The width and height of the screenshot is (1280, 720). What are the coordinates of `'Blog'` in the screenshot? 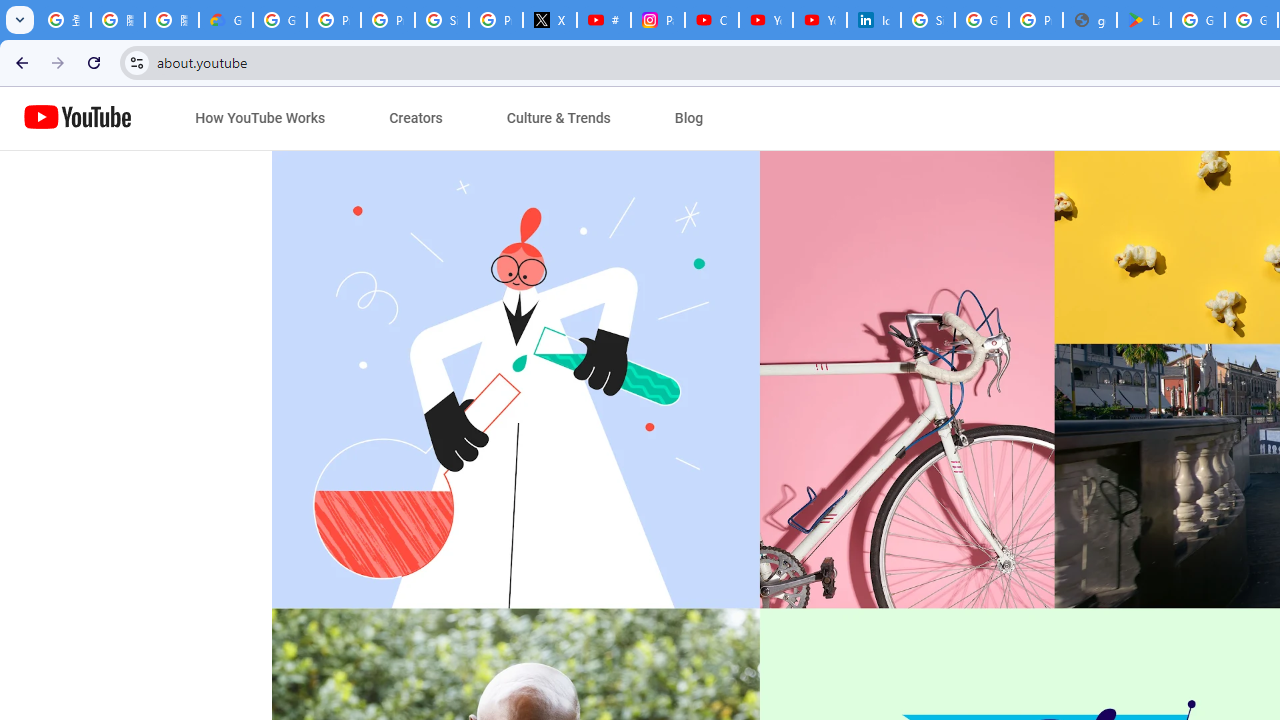 It's located at (689, 118).